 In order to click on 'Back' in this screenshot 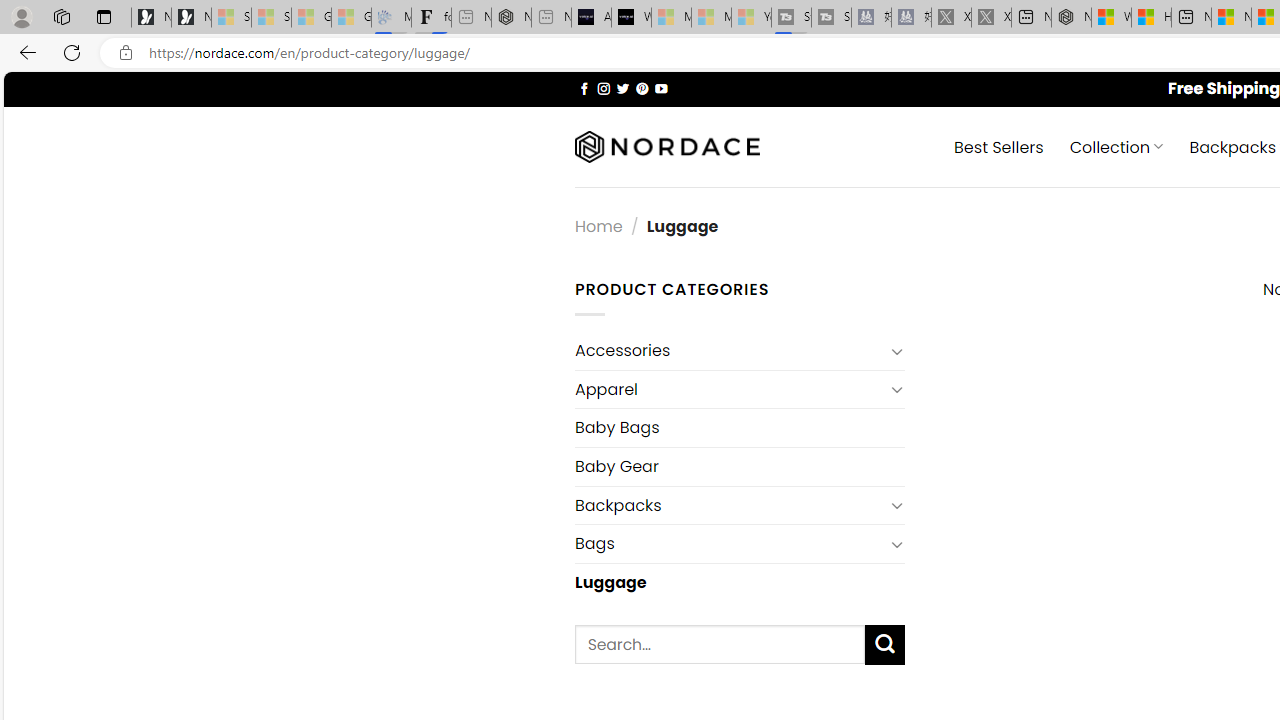, I will do `click(24, 51)`.